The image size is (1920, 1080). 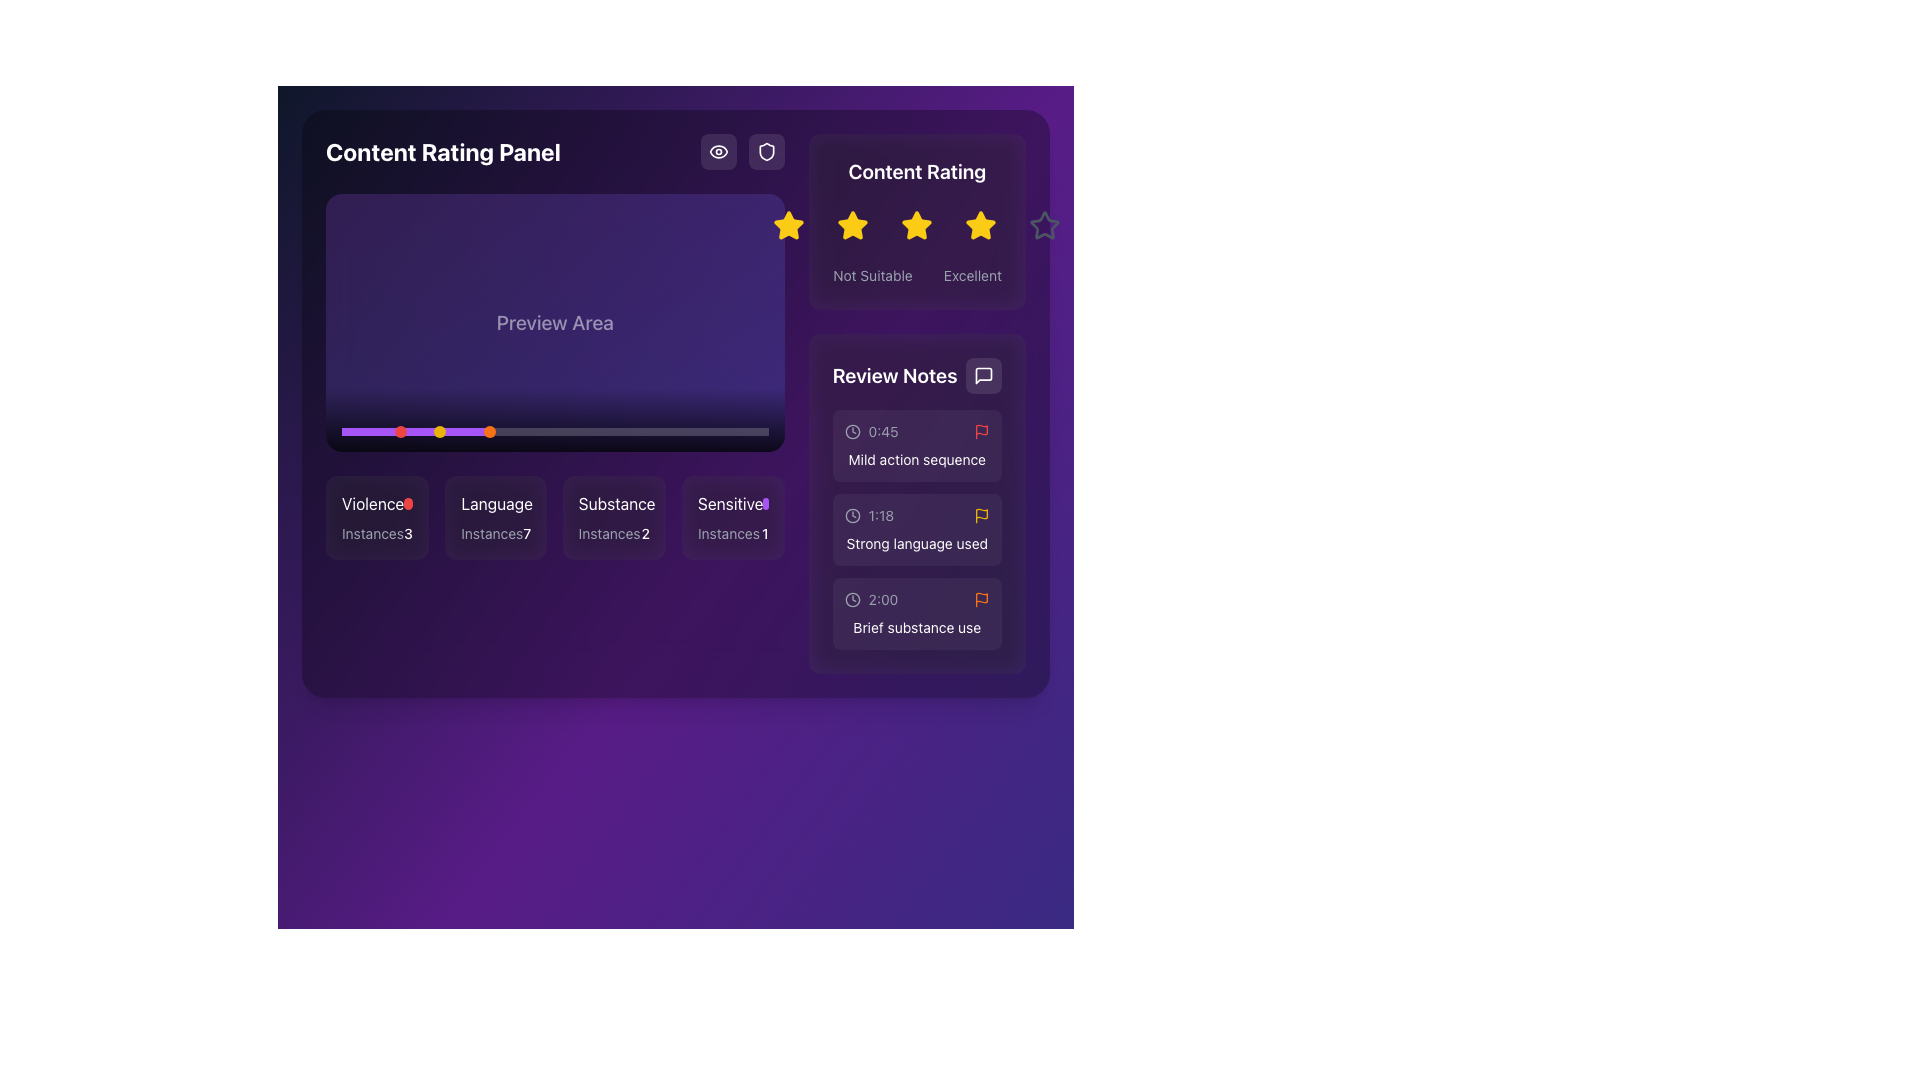 I want to click on the timestamp and note of the first List item in the 'Review Notes' section, which is marked with a red flag and indicates importance or sensitivity, so click(x=915, y=445).